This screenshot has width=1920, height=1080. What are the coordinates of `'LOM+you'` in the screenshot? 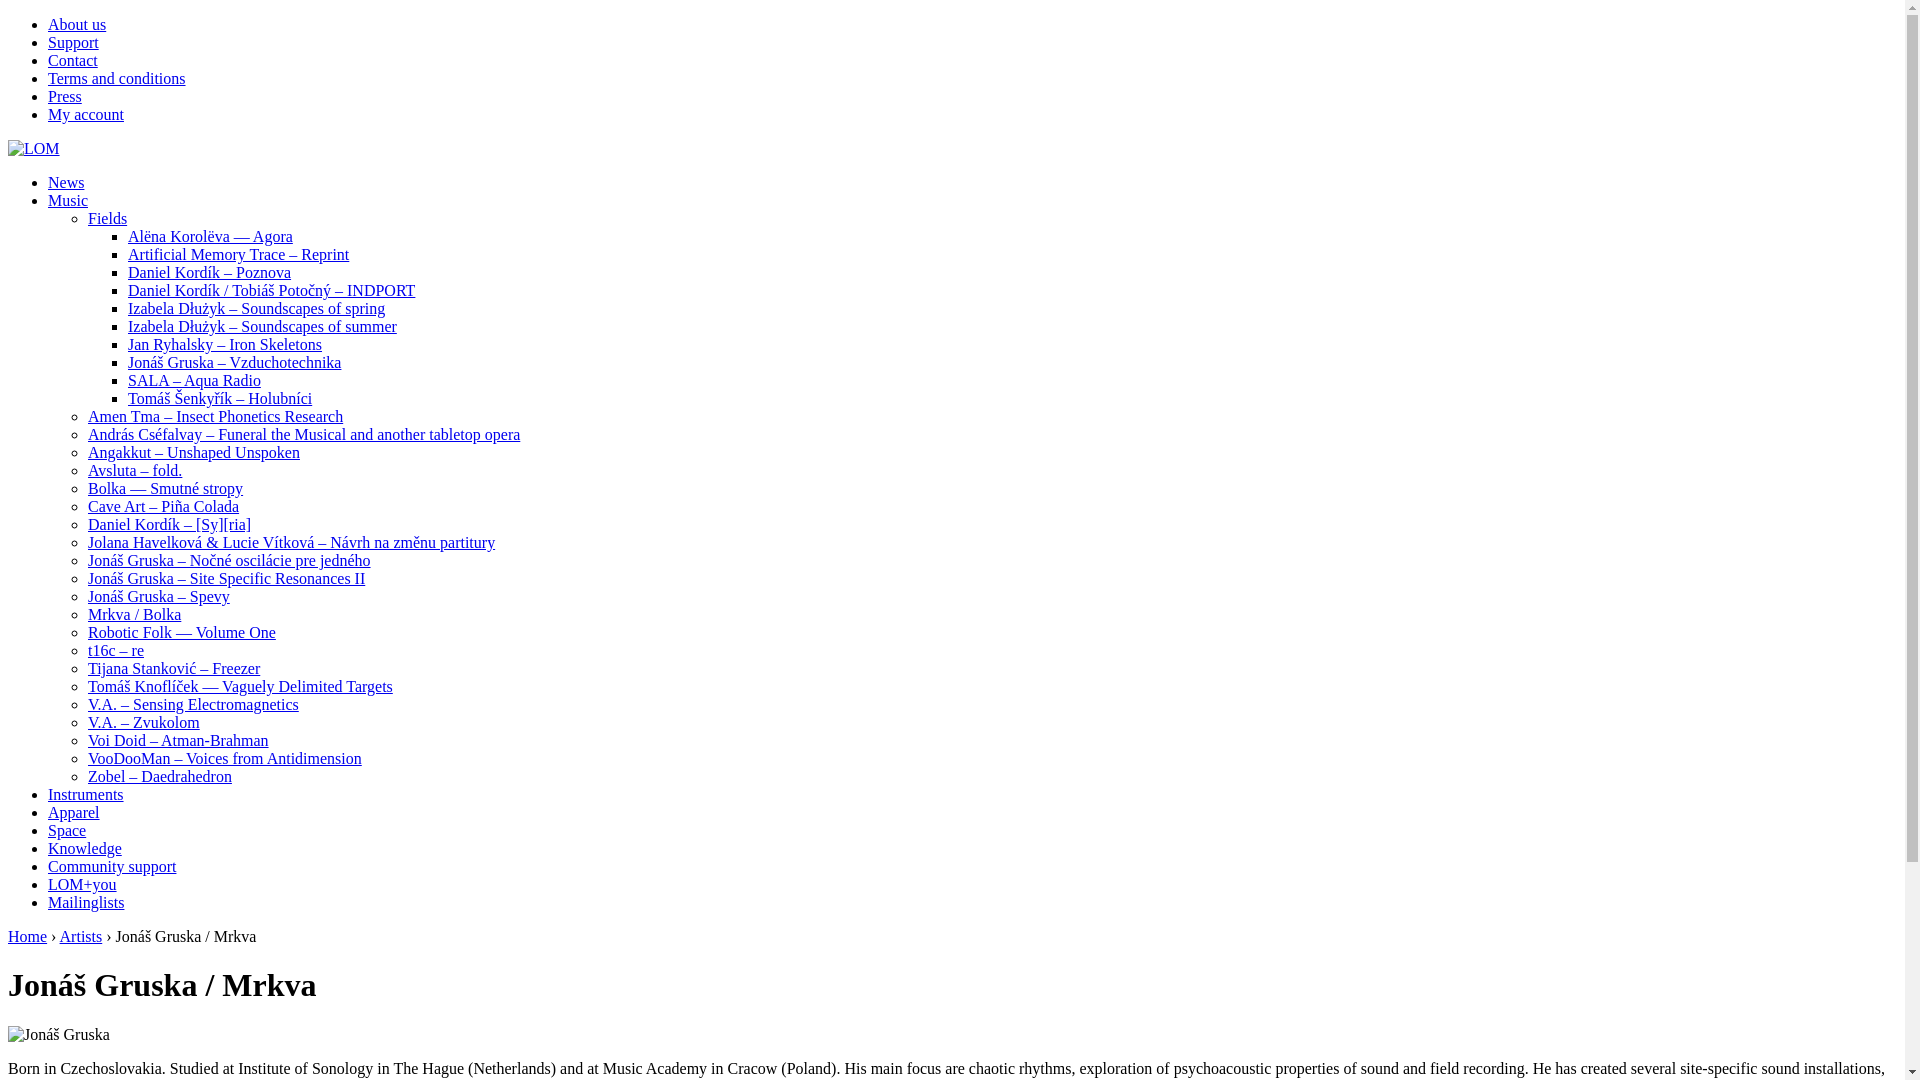 It's located at (48, 883).